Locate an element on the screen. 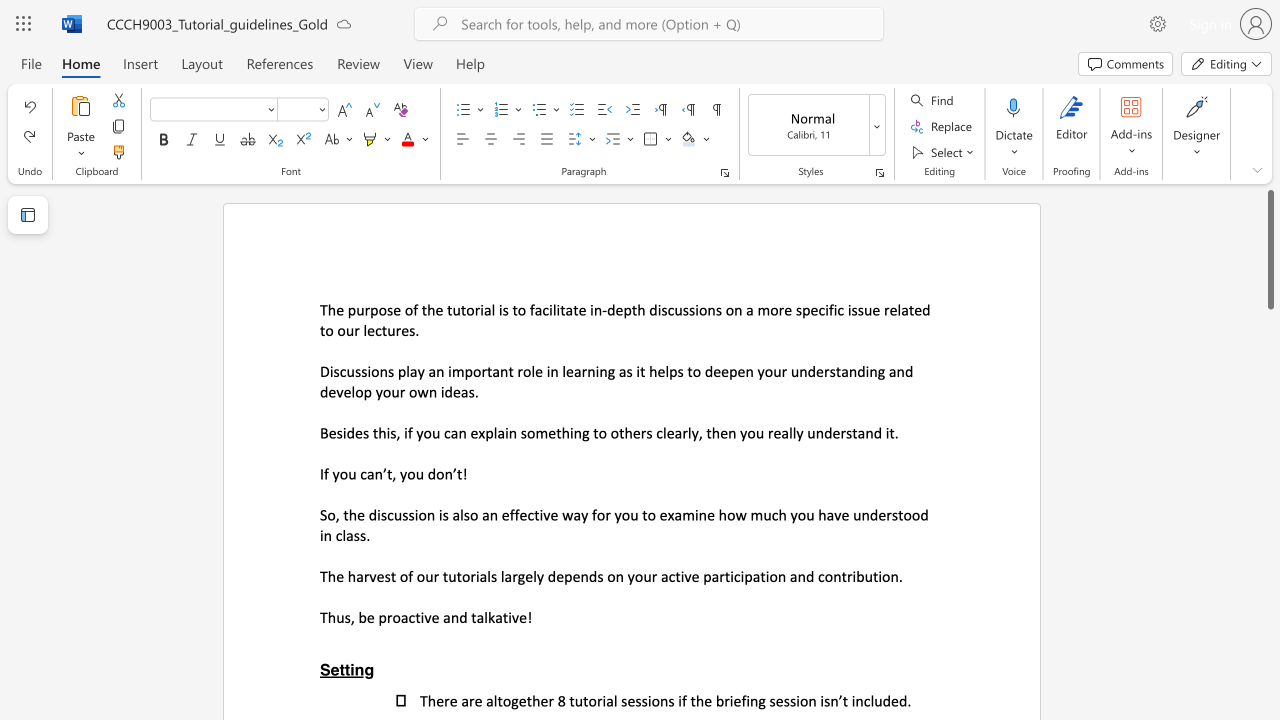 Image resolution: width=1280 pixels, height=720 pixels. the right-hand scrollbar to descend the page is located at coordinates (1269, 540).